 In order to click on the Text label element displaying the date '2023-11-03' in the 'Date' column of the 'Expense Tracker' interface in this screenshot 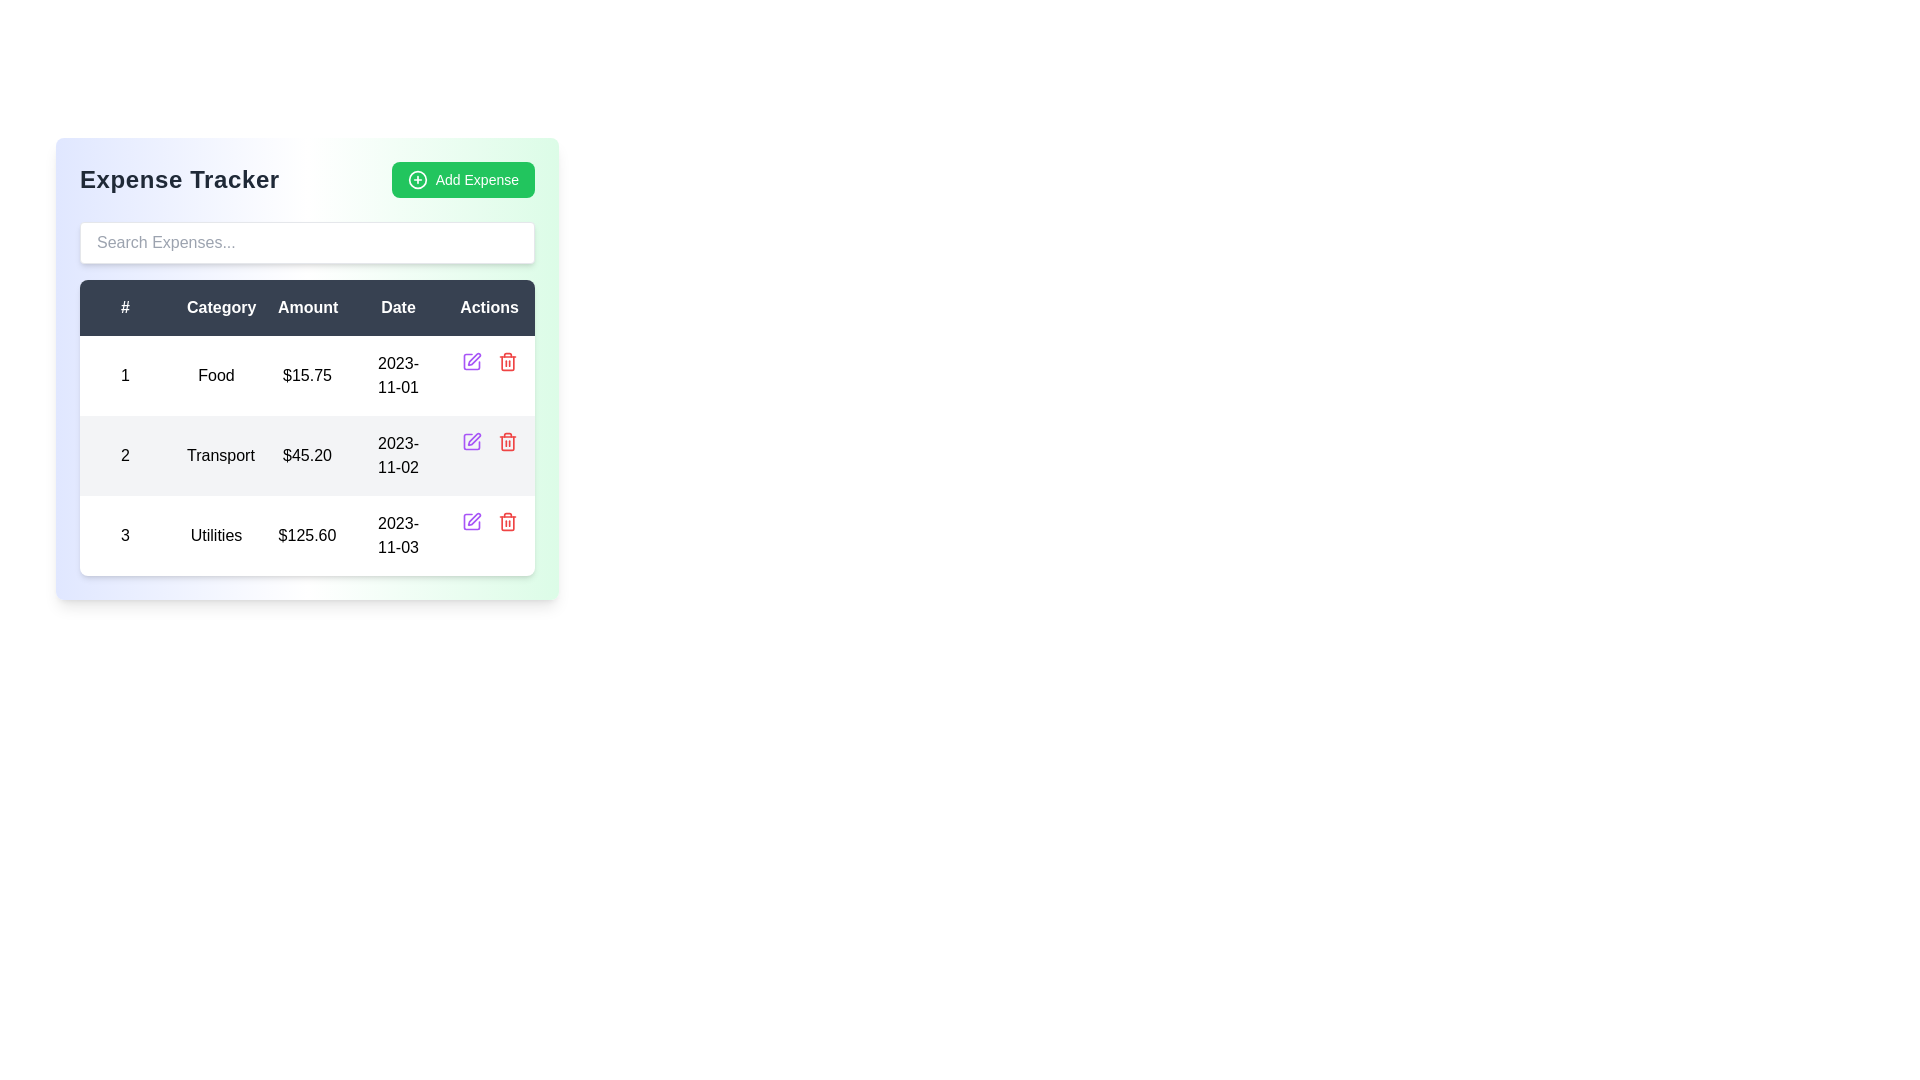, I will do `click(398, 535)`.